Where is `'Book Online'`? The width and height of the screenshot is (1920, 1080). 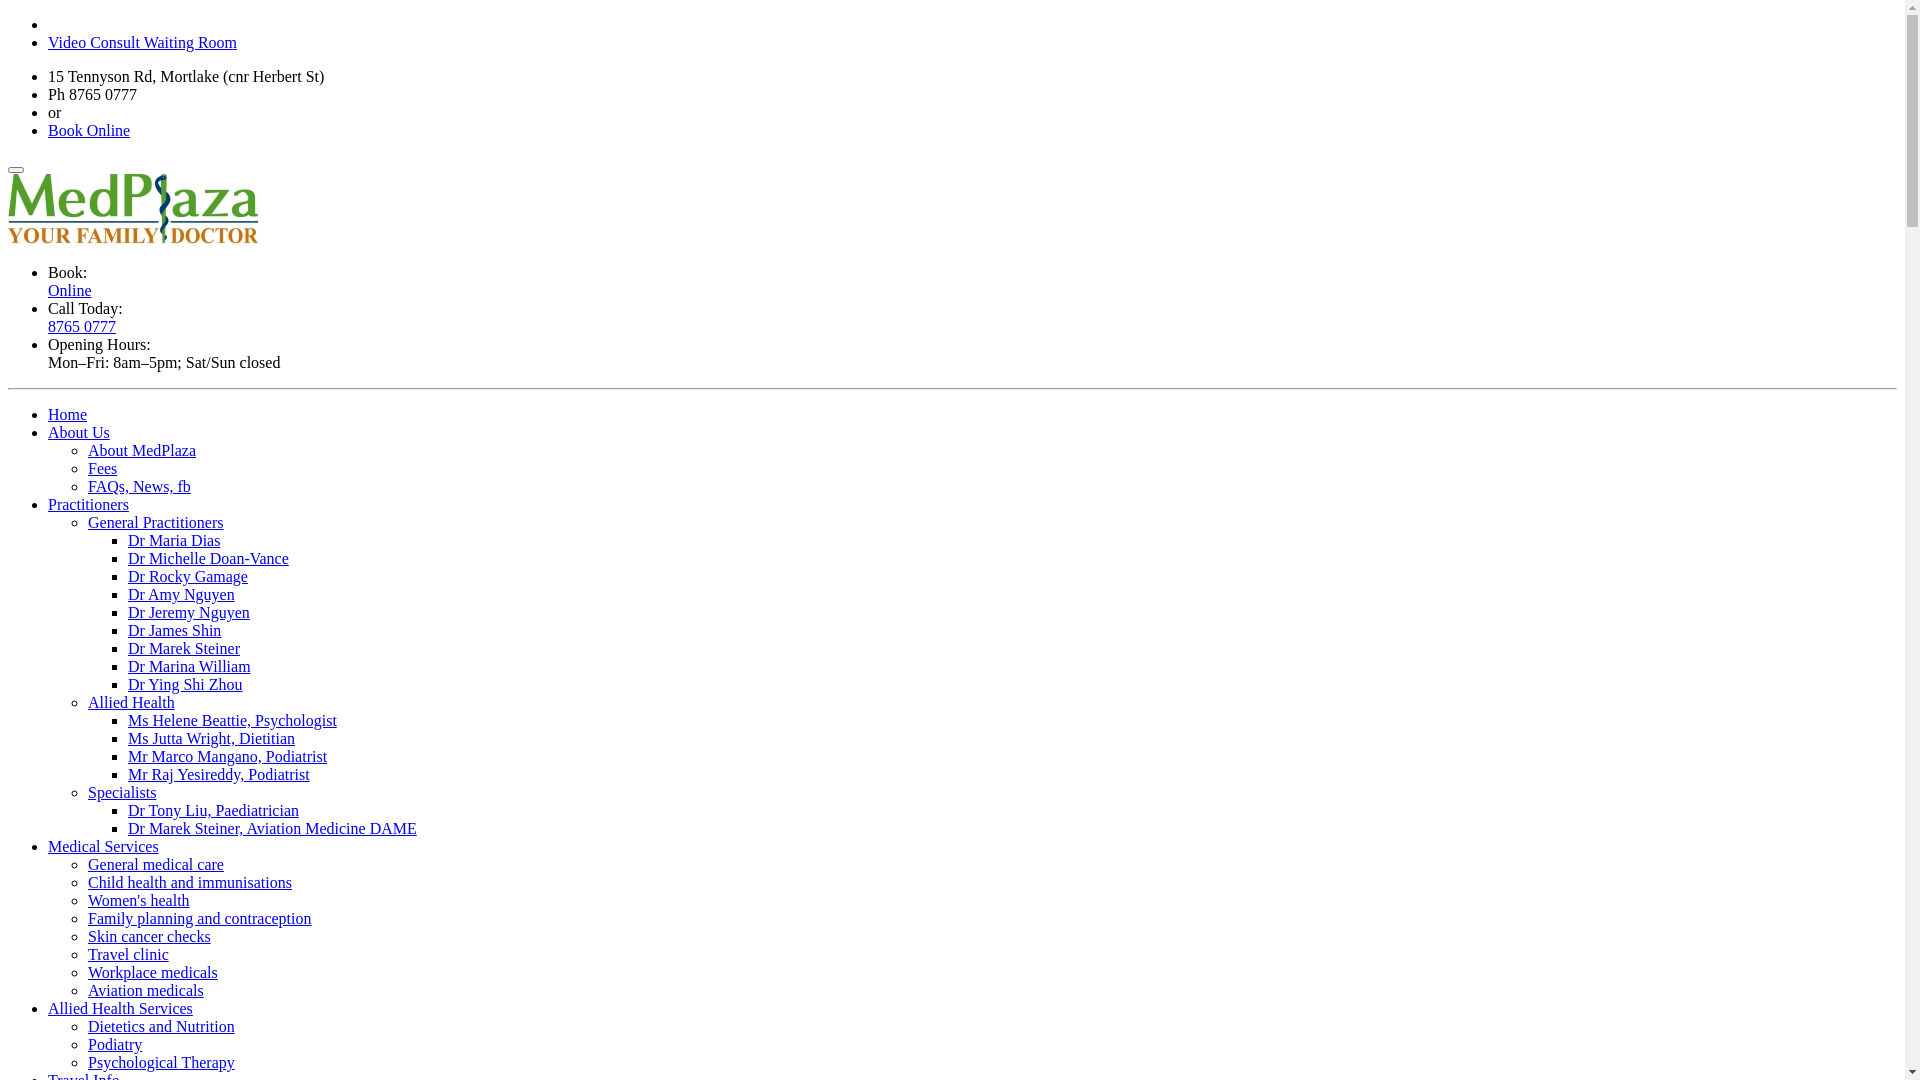
'Book Online' is located at coordinates (88, 130).